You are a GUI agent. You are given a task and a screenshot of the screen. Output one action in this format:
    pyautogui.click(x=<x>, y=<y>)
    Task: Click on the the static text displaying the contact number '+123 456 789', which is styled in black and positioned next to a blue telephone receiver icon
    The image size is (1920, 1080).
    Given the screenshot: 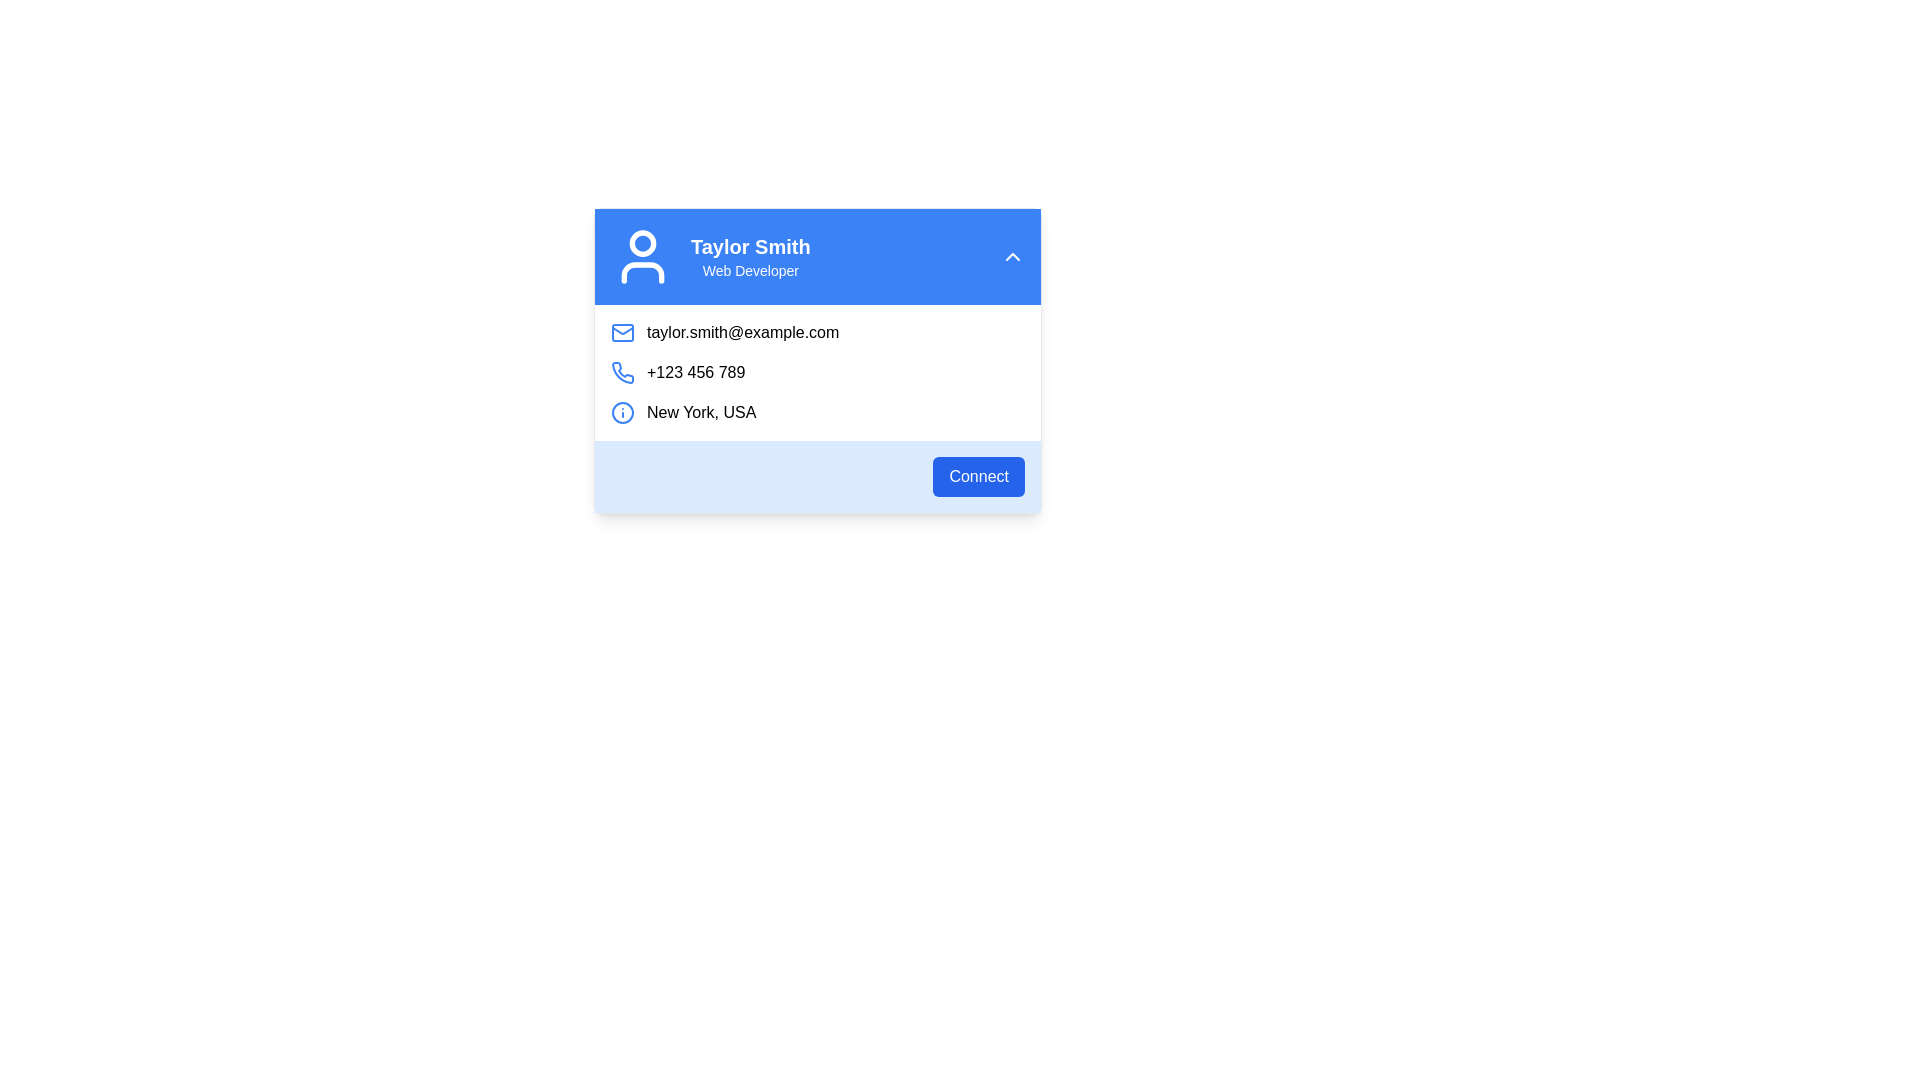 What is the action you would take?
    pyautogui.click(x=696, y=373)
    